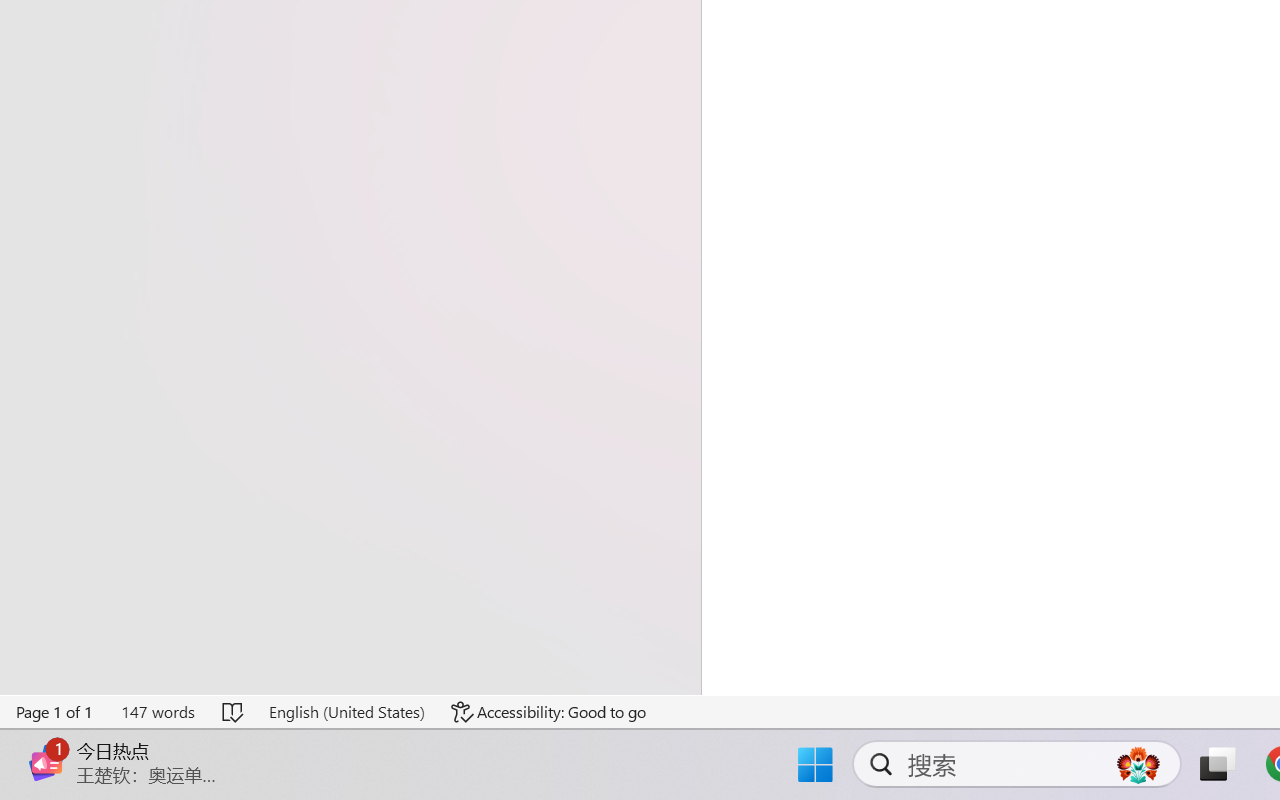  I want to click on 'Page Number Page 1 of 1', so click(55, 711).